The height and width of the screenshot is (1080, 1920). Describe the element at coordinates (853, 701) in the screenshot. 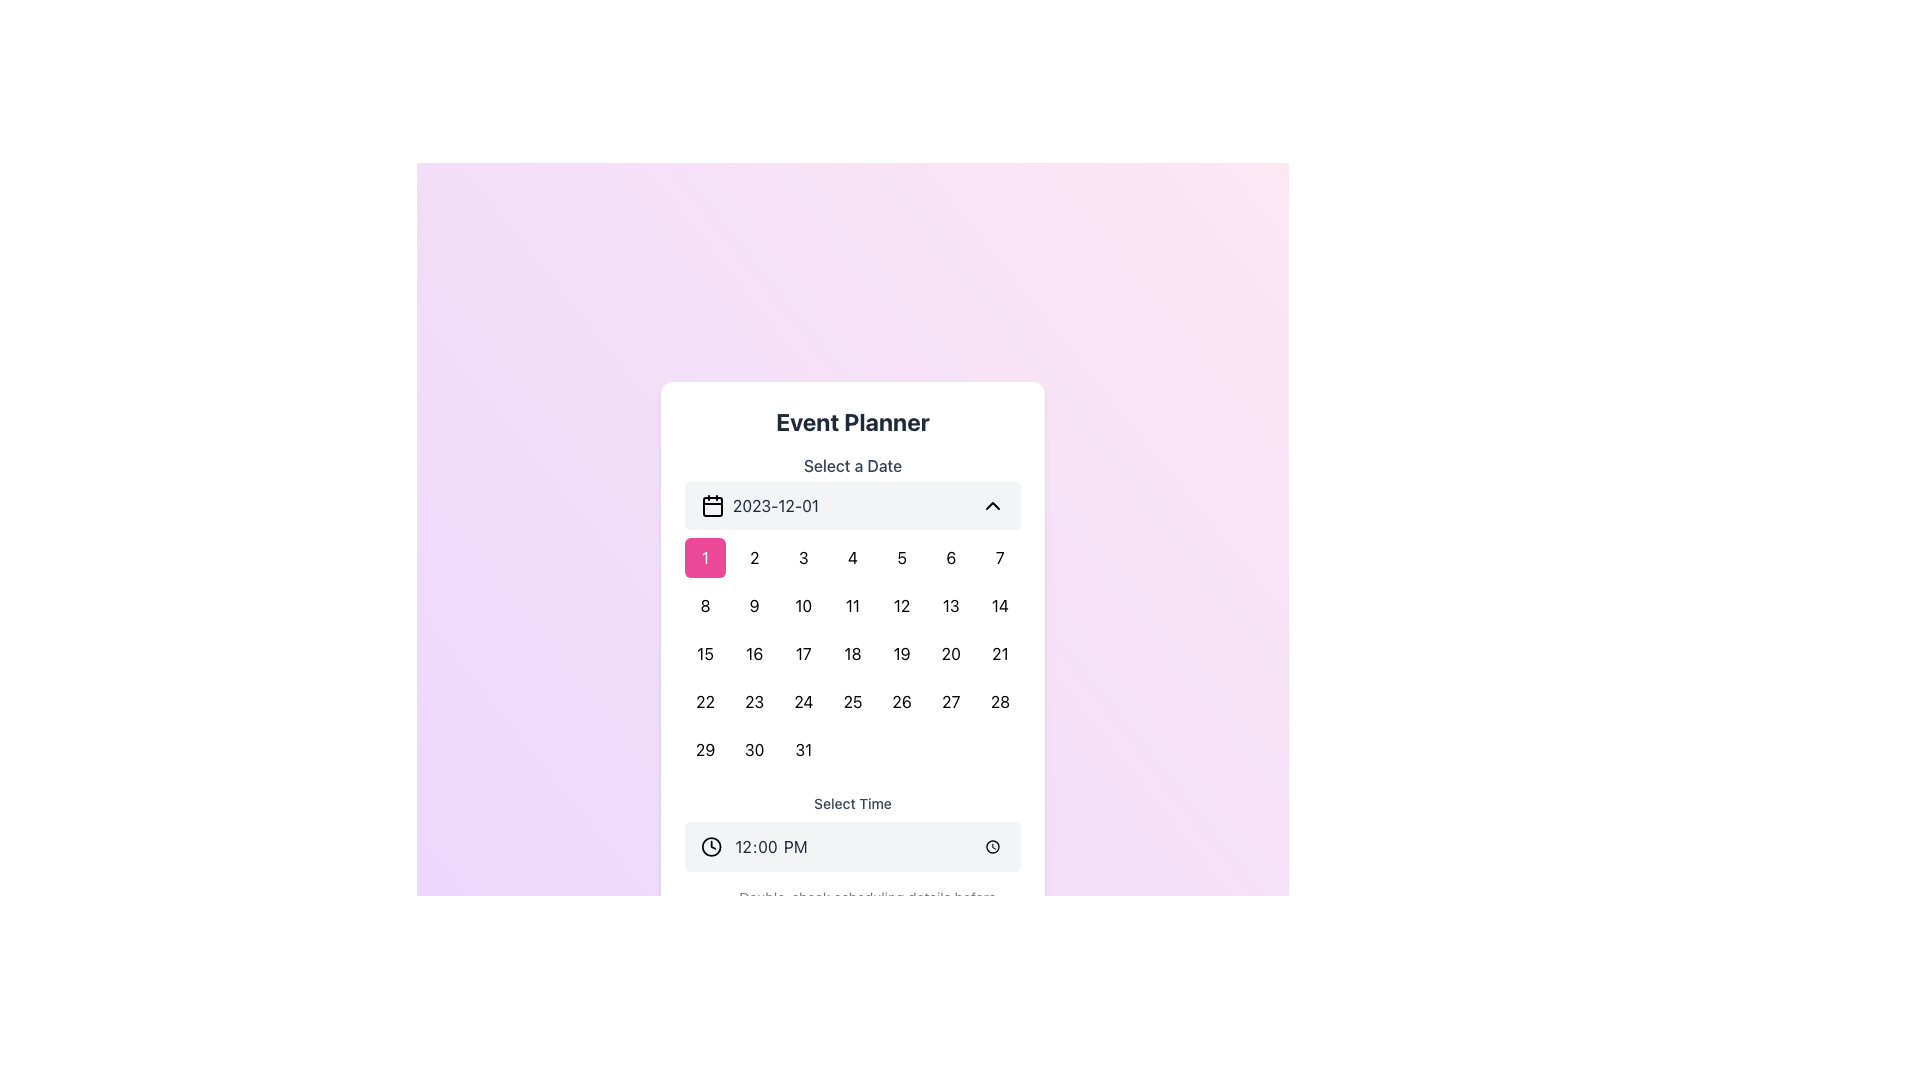

I see `the rounded rectangular button displaying the number '25' in the calendar grid to change its background color` at that location.